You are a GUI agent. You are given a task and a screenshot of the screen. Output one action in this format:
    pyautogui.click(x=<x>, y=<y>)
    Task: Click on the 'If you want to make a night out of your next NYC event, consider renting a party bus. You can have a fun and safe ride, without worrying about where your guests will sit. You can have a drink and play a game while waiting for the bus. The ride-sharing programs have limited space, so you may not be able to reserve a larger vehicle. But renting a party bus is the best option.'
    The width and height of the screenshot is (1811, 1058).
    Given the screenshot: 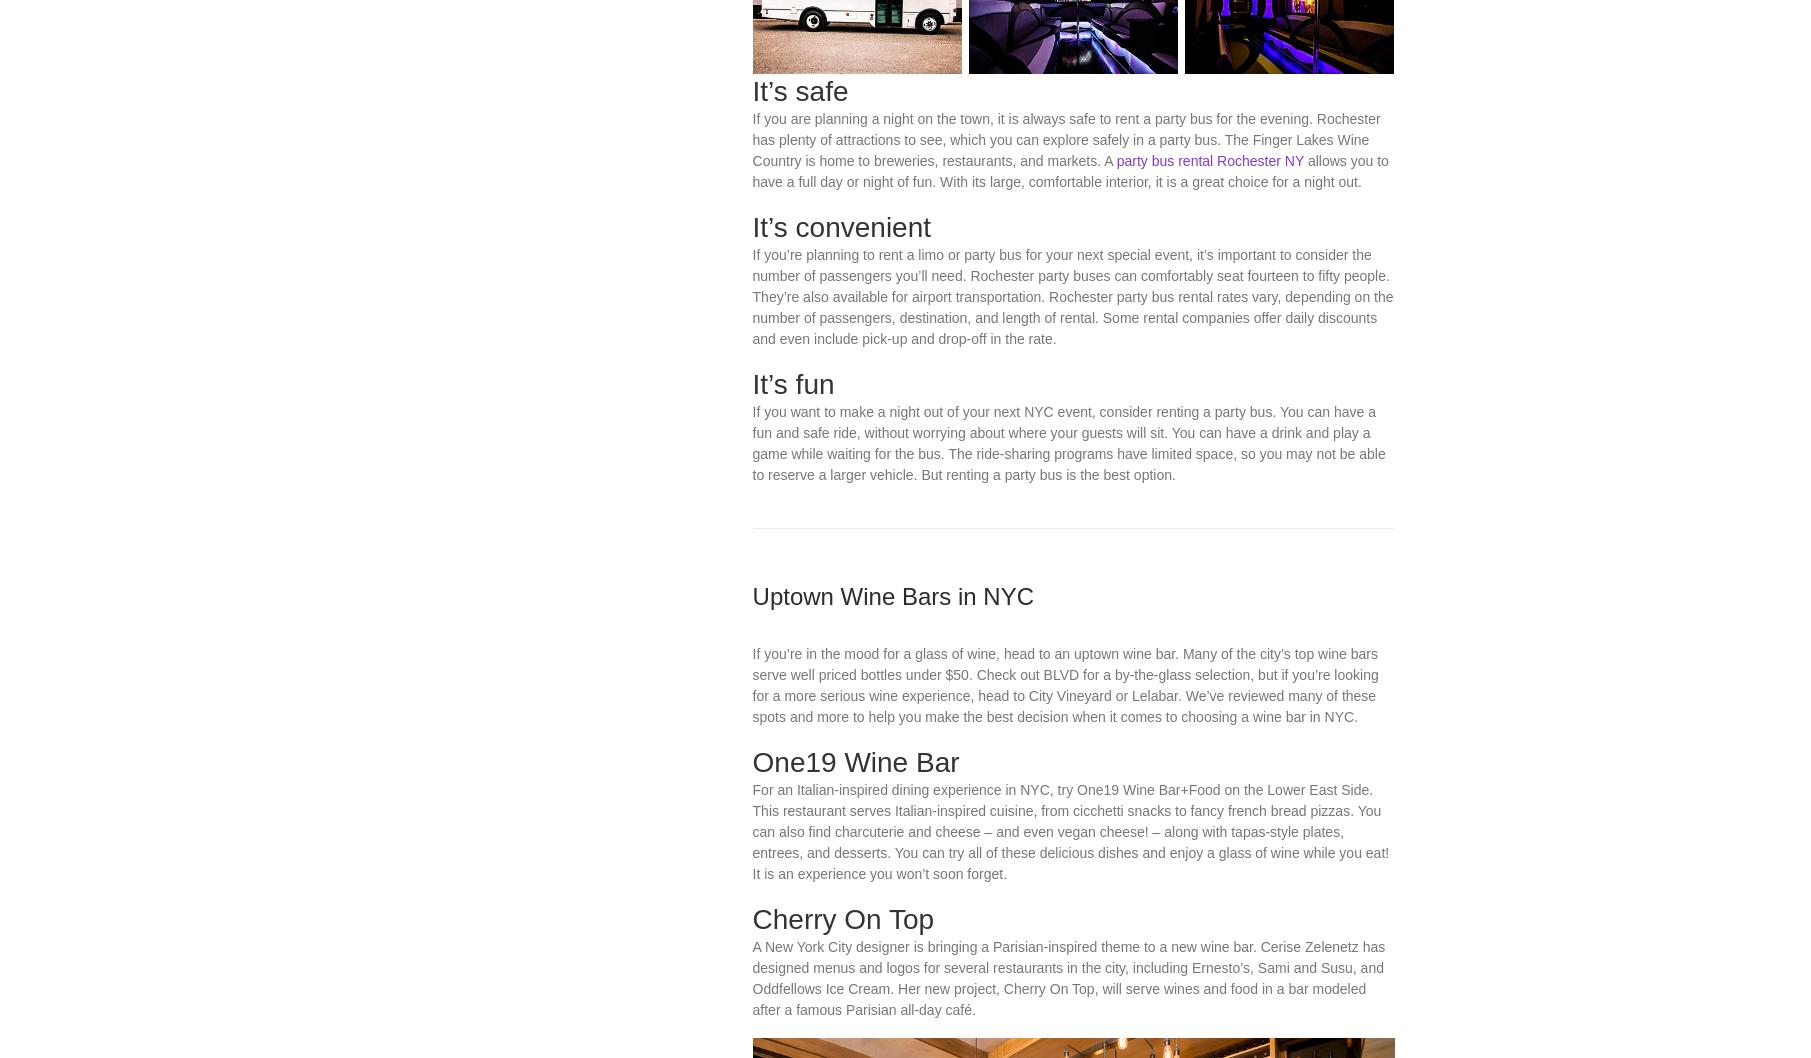 What is the action you would take?
    pyautogui.click(x=1068, y=632)
    